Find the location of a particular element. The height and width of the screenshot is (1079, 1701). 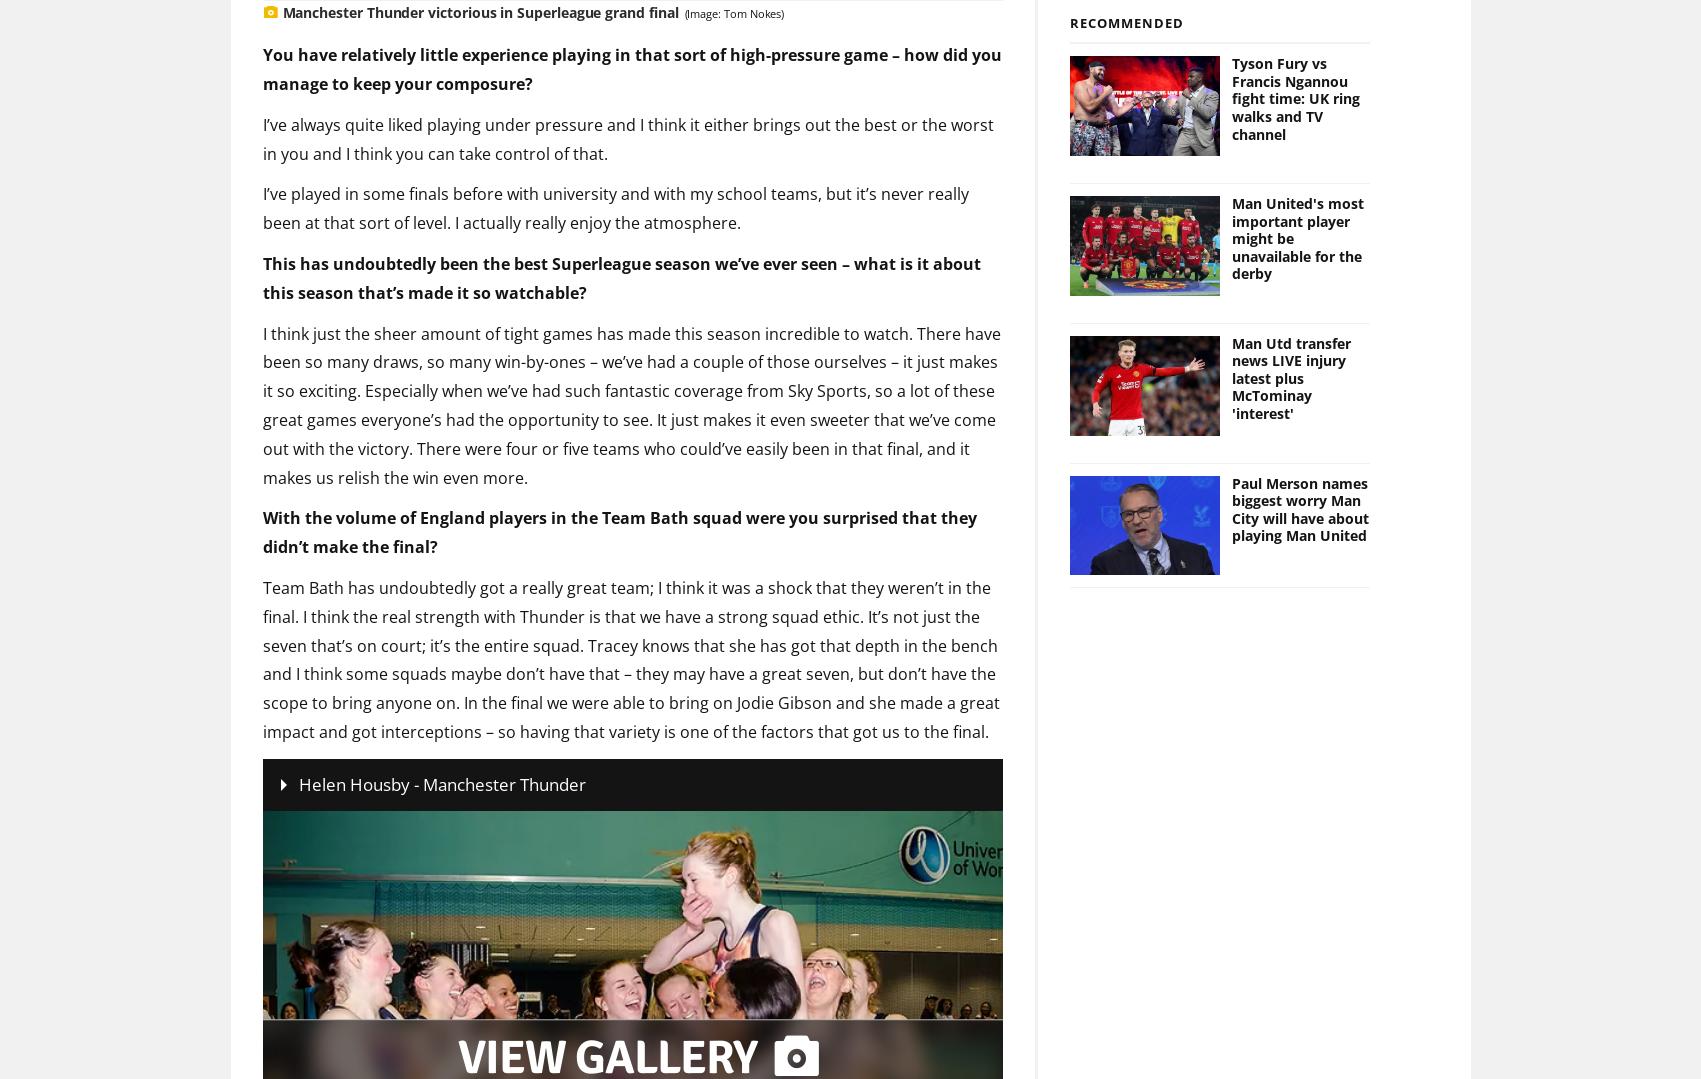

'I think just the sheer amount of tight games has made this season incredible to watch. There have been so many draws, so many win-by-ones – we’ve had a couple of those ourselves – it just makes it so exciting. Especially when we’ve had such fantastic coverage from Sky Sports, so a lot of these great games everyone’s had the opportunity to see. It just makes it even sweeter that we’ve come out with the victory. There were four or five teams who could’ve easily been in that final, and it makes us relish the win even more.' is located at coordinates (630, 372).